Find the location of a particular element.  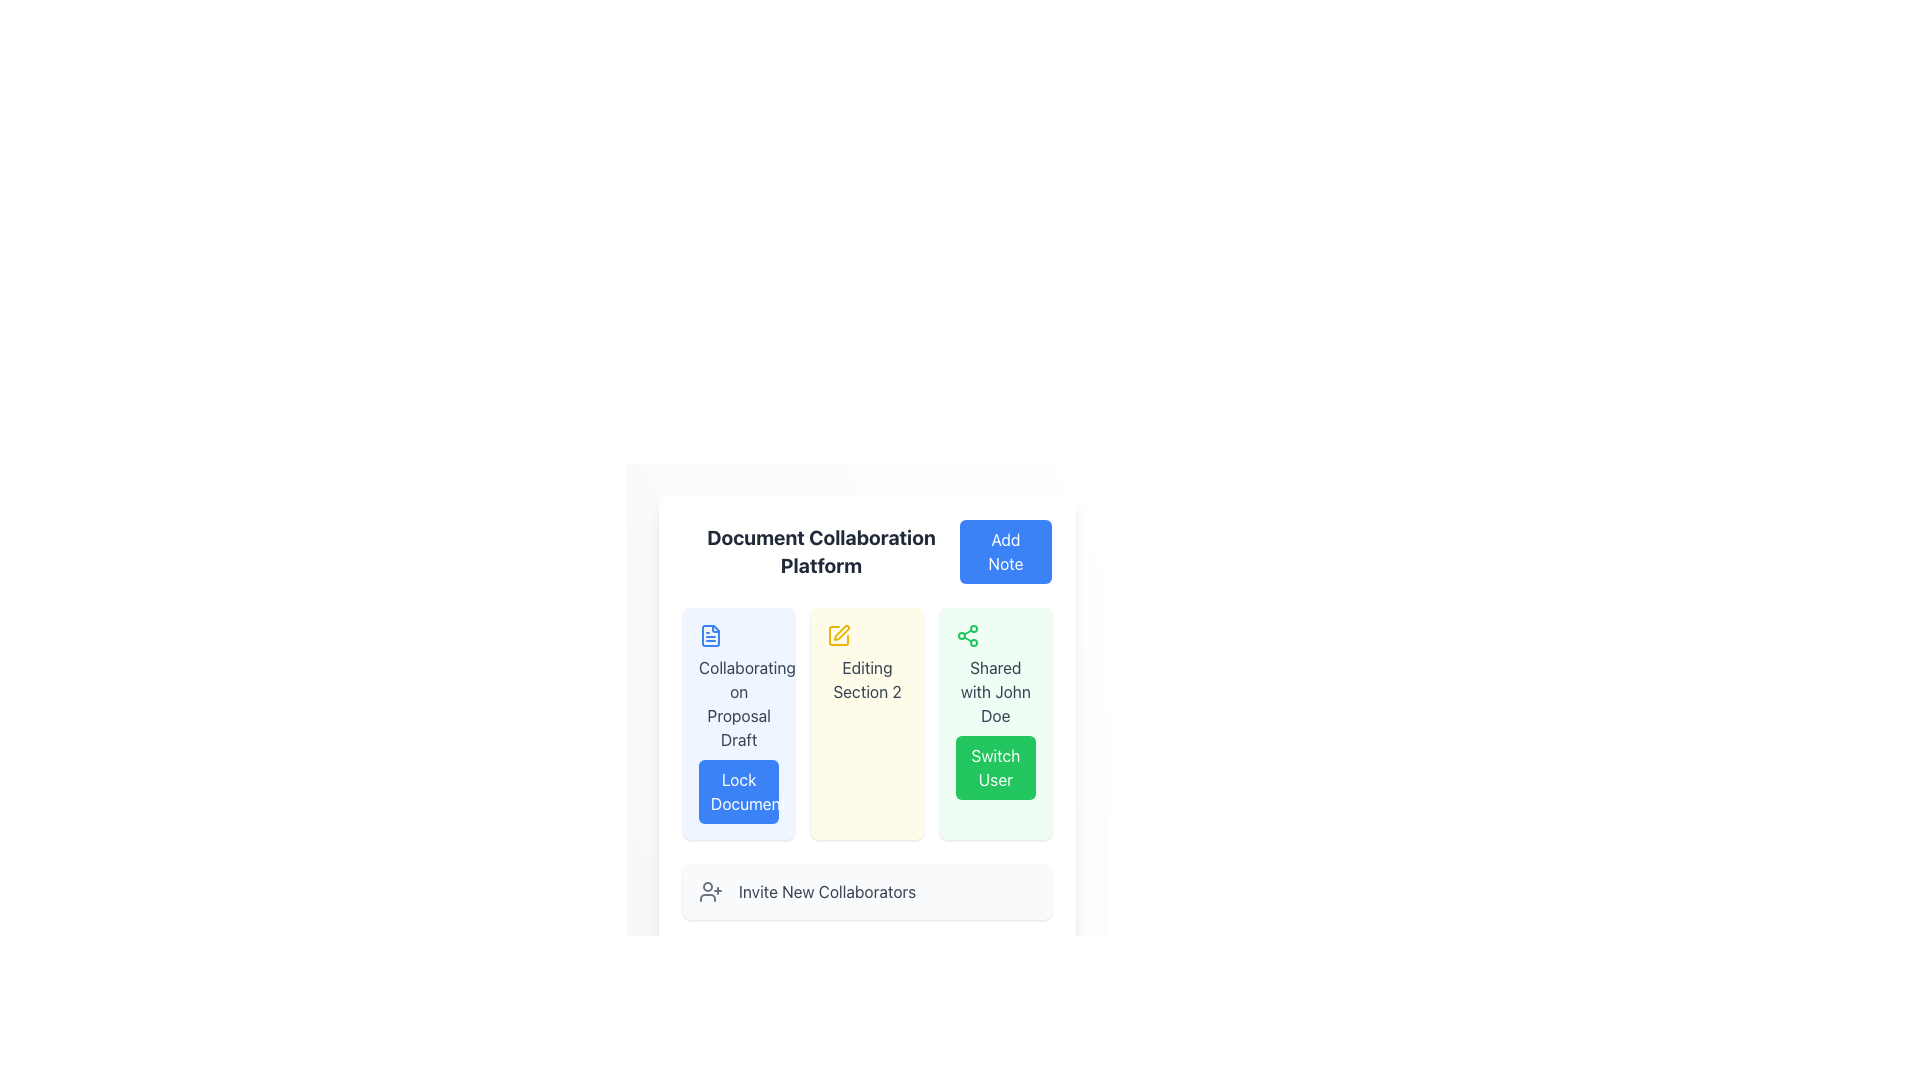

the document icon with a blue color located in the top-left box of the 'Collaborating on Proposal Draft' card is located at coordinates (710, 636).